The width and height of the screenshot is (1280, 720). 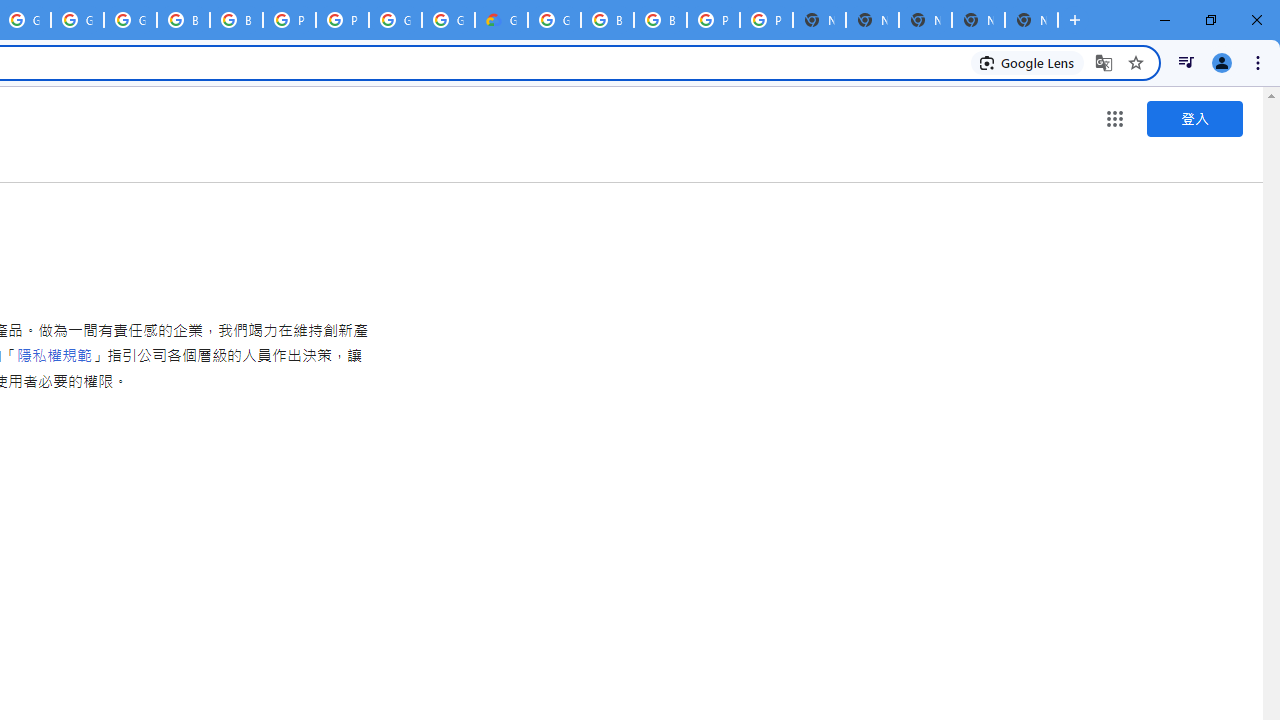 What do you see at coordinates (1027, 61) in the screenshot?
I see `'Search with Google Lens'` at bounding box center [1027, 61].